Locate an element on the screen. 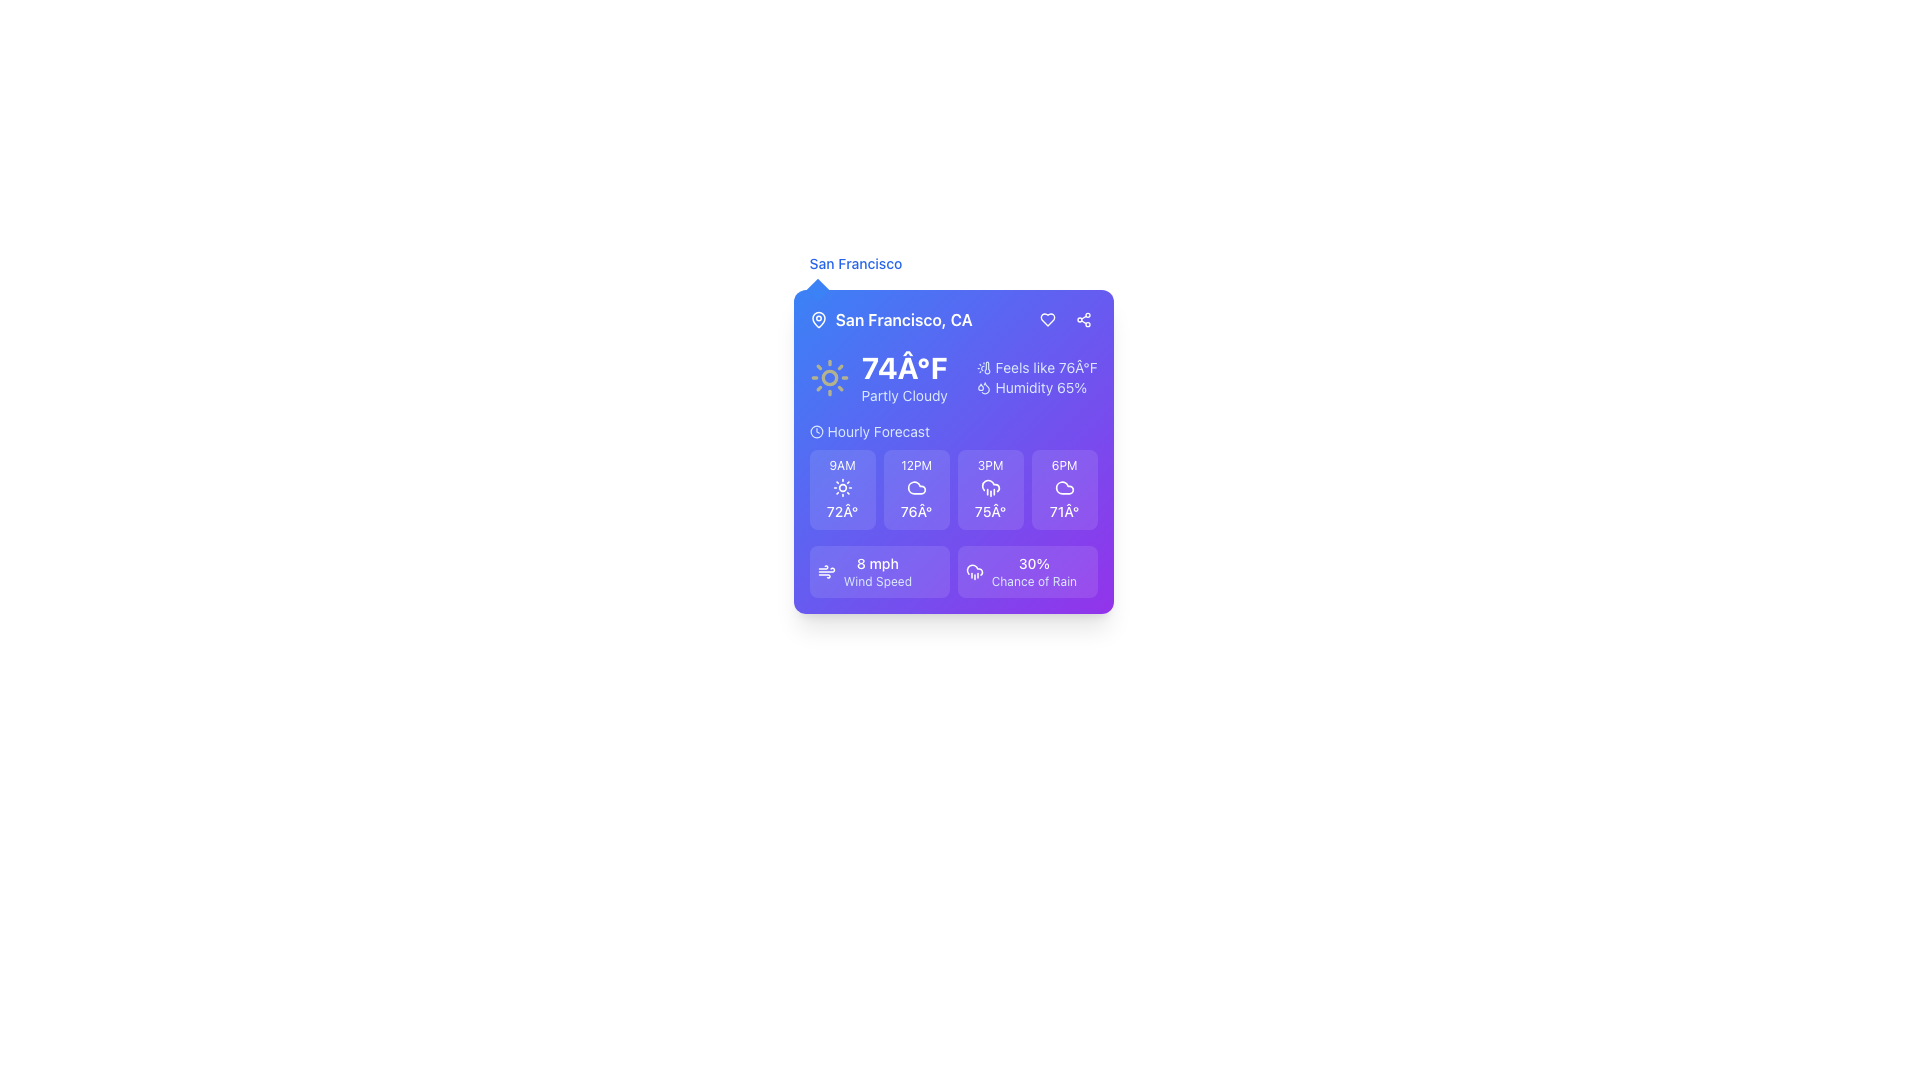  the thermometer icon representing temperature in the weather forecast for San Francisco, CA, located within the weather card is located at coordinates (988, 367).